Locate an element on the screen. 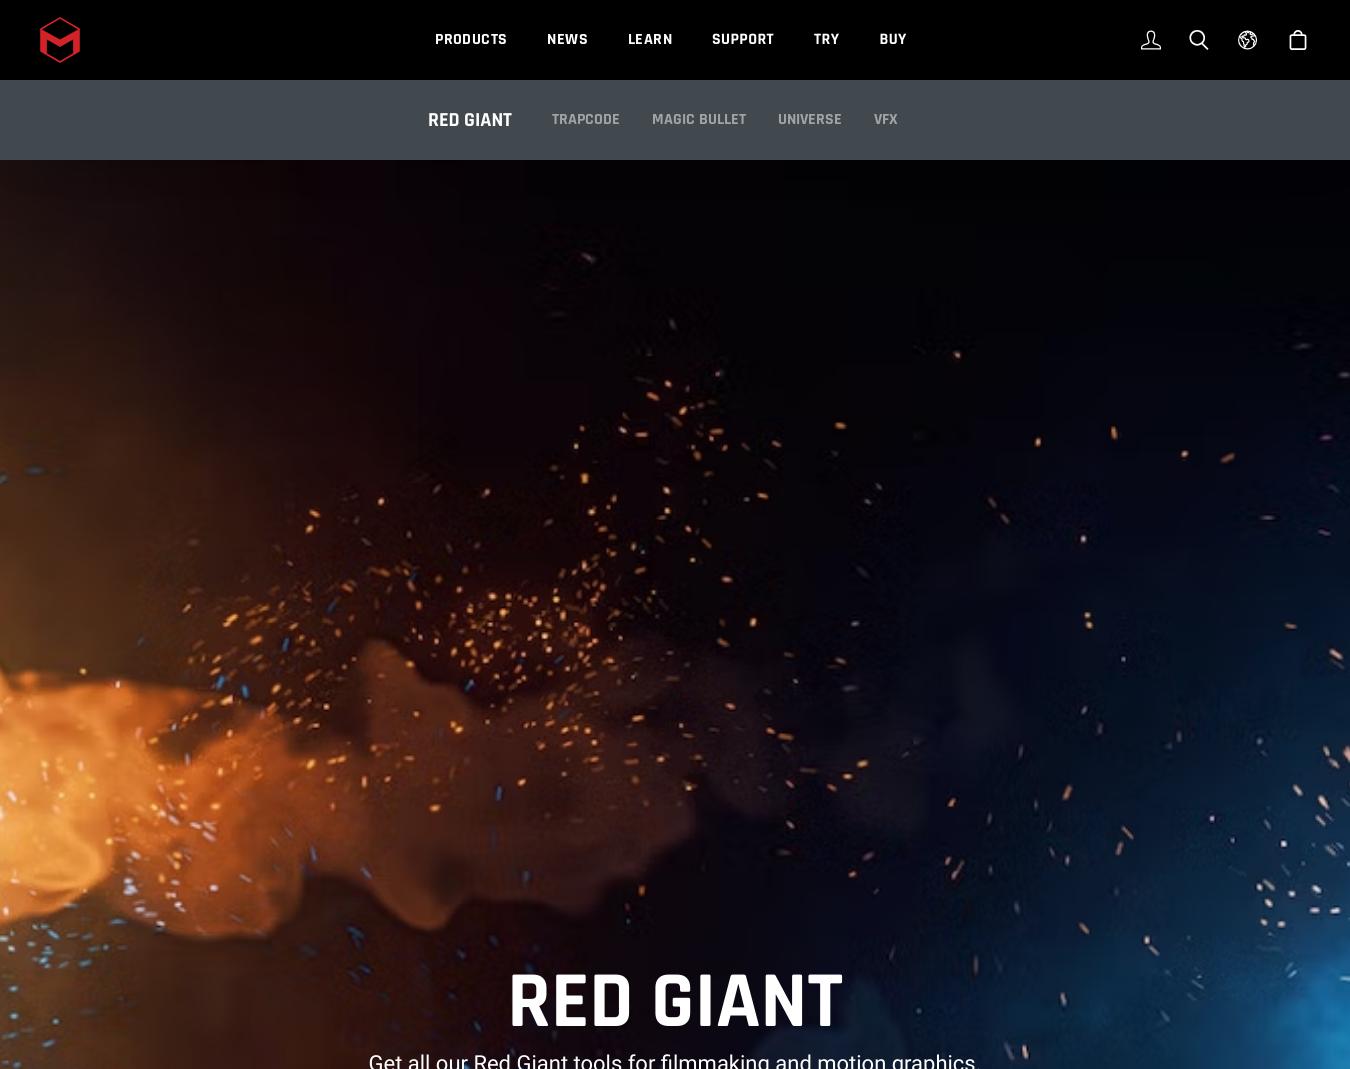  'UTILITIES' is located at coordinates (807, 139).